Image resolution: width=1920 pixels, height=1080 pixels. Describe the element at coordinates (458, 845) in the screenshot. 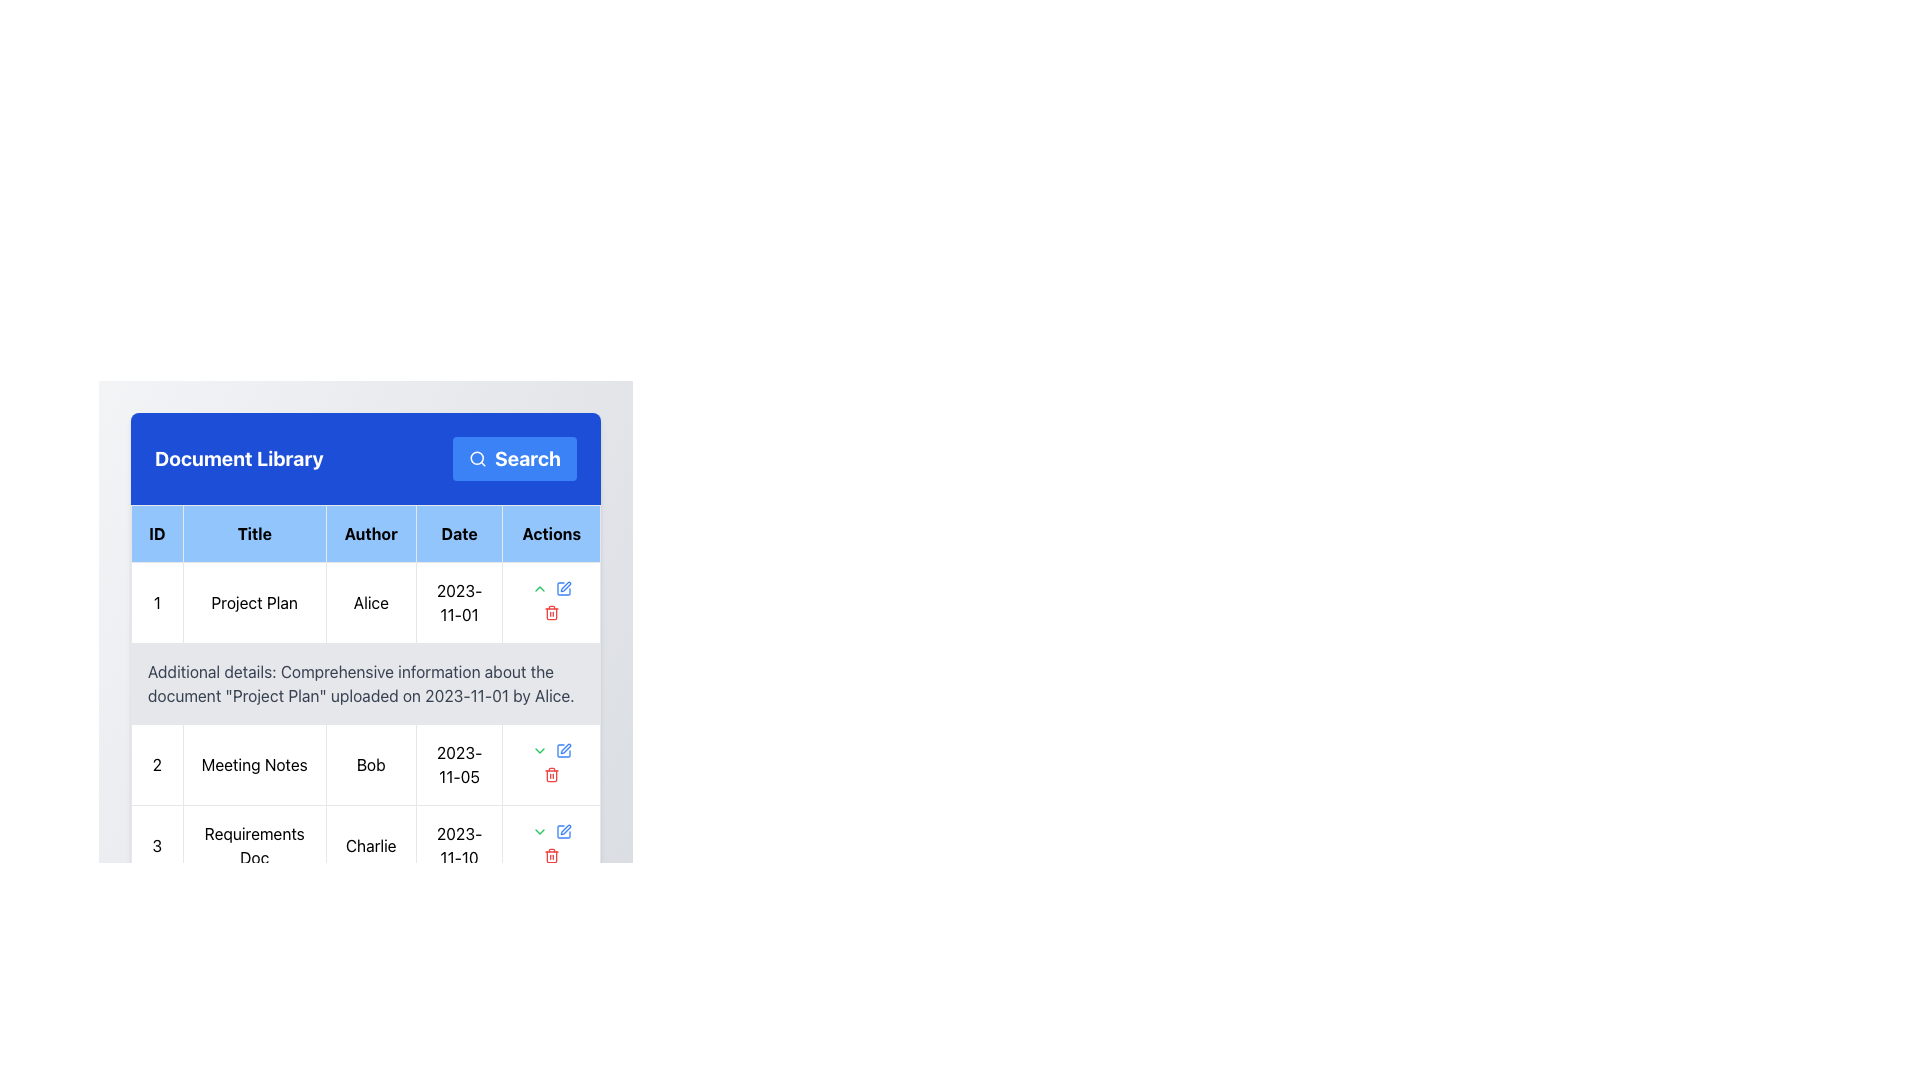

I see `the text label displaying the date '2023-11-10' located in the fourth column of the third row in the 'Document Library' section, corresponding to the document 'Requirements Doc' by 'Charlie'` at that location.